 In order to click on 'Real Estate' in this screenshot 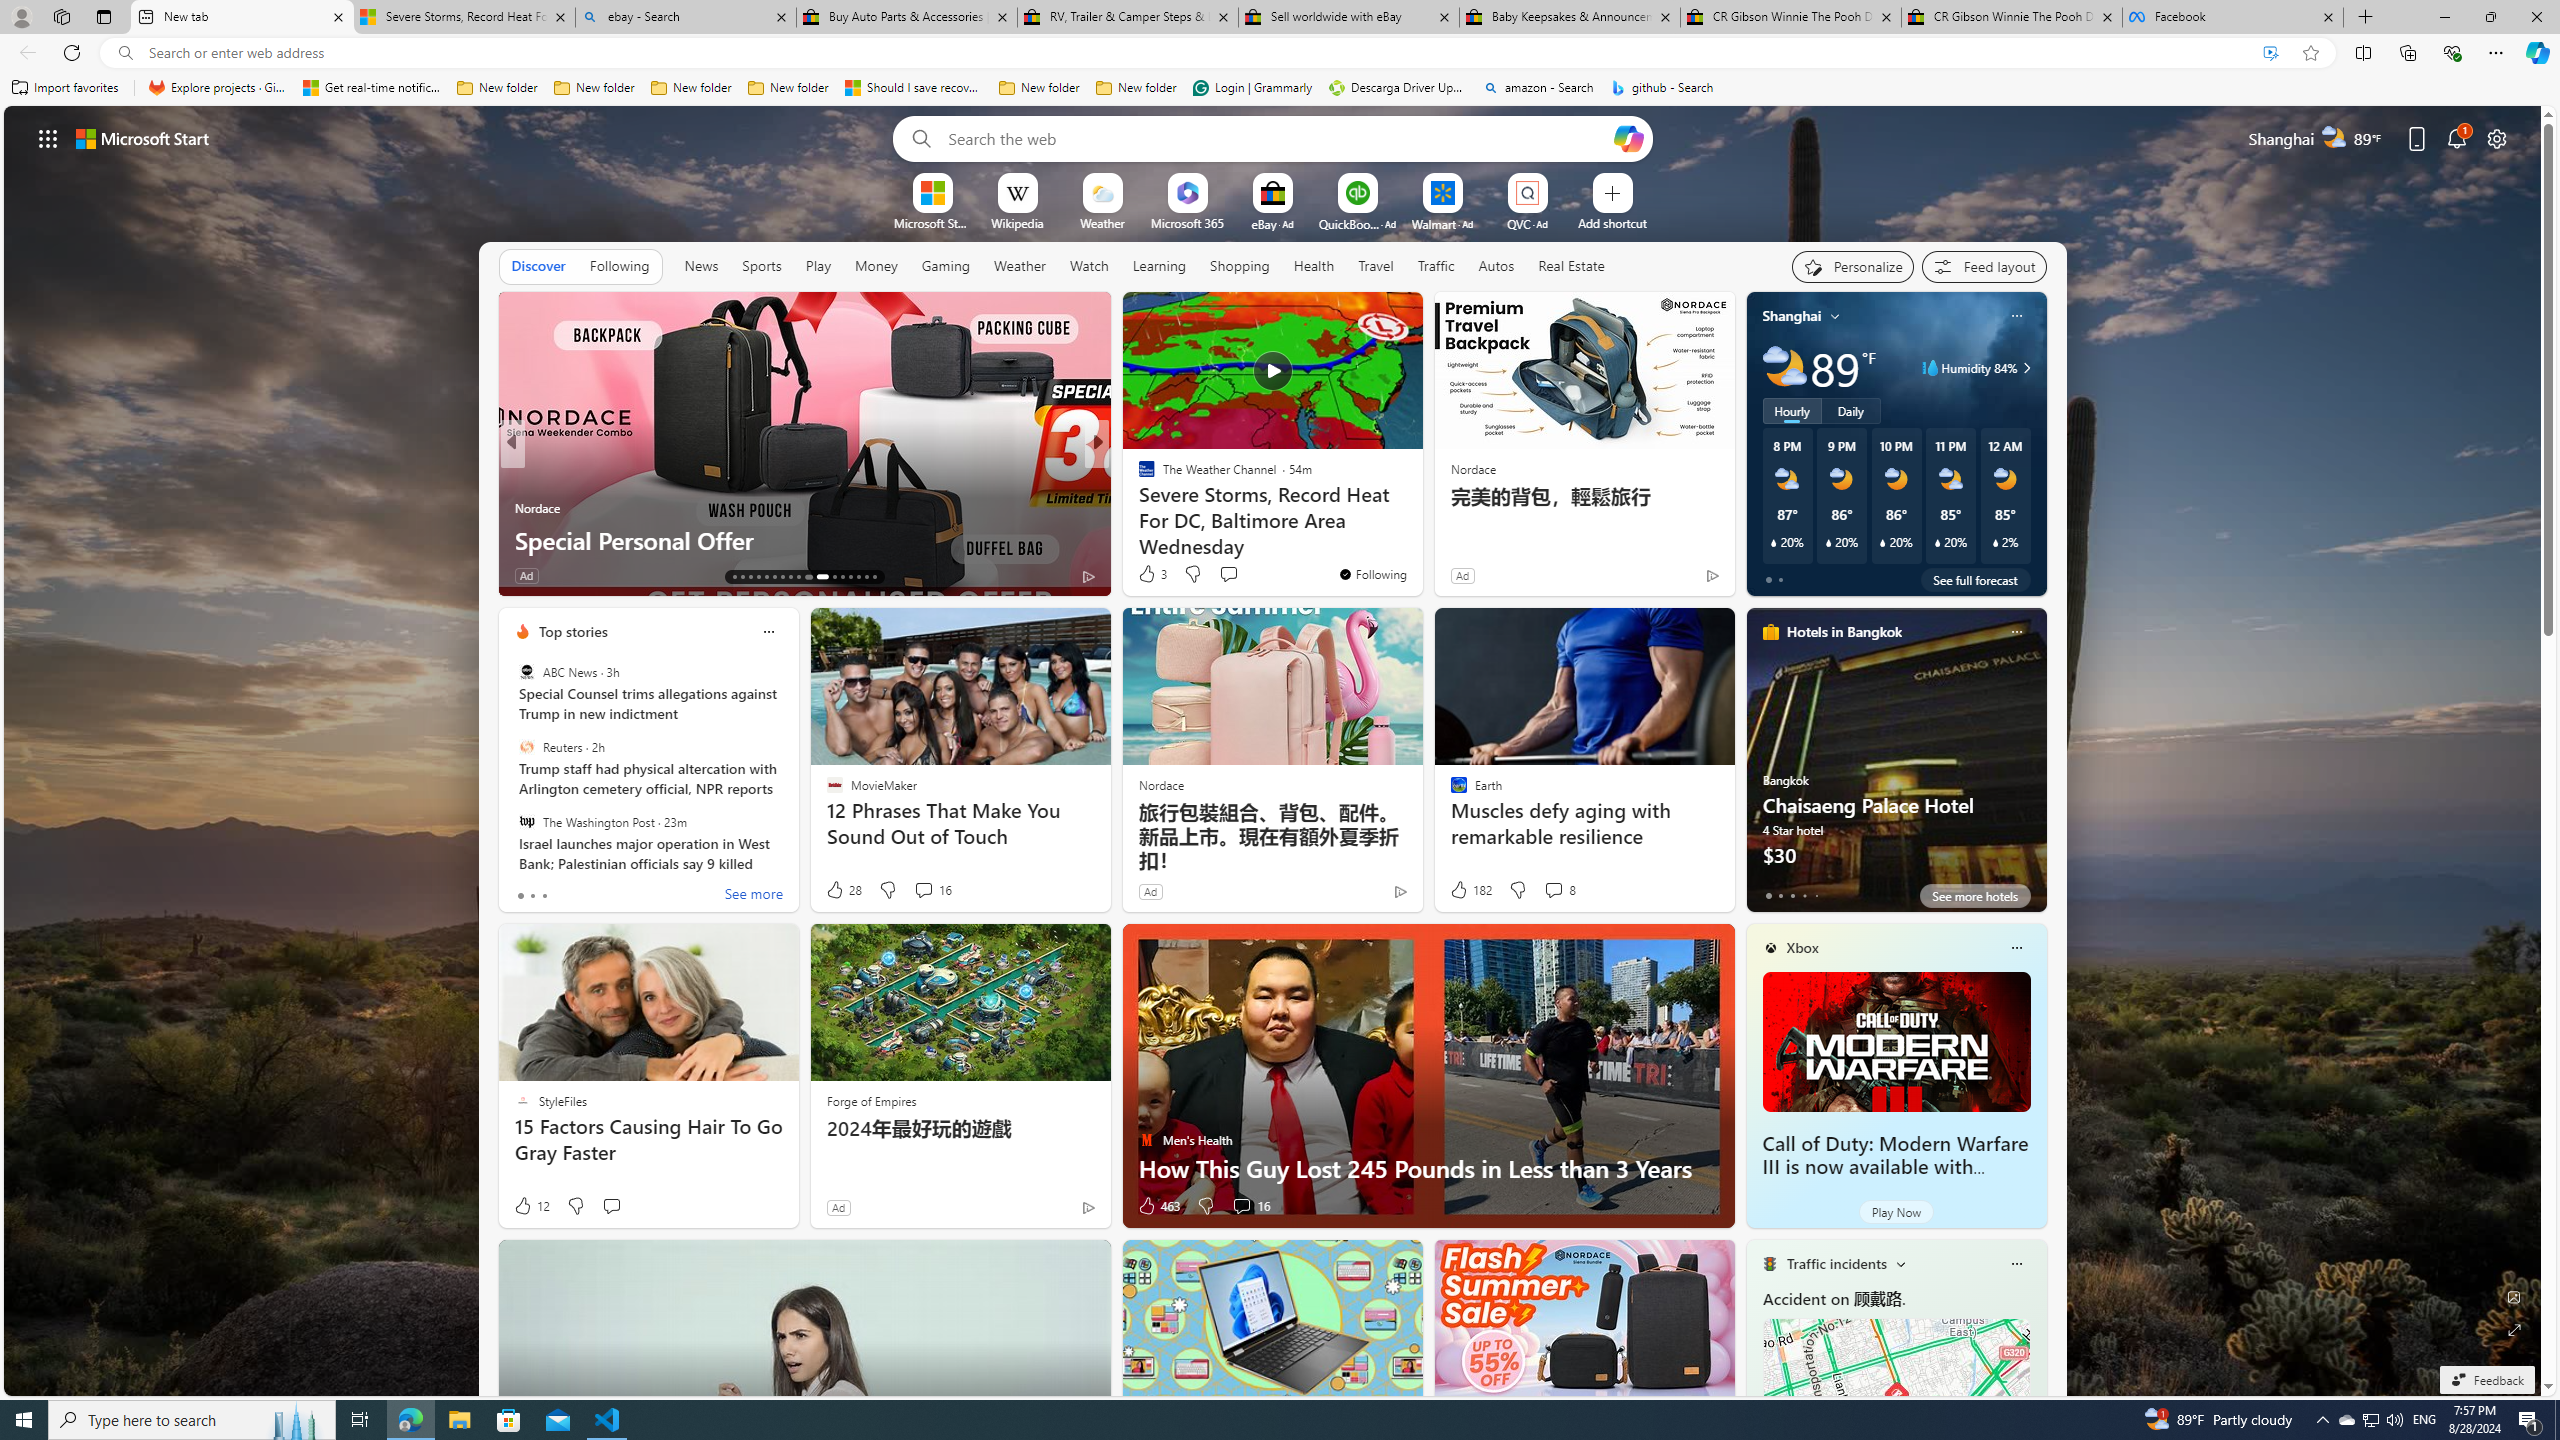, I will do `click(1570, 265)`.